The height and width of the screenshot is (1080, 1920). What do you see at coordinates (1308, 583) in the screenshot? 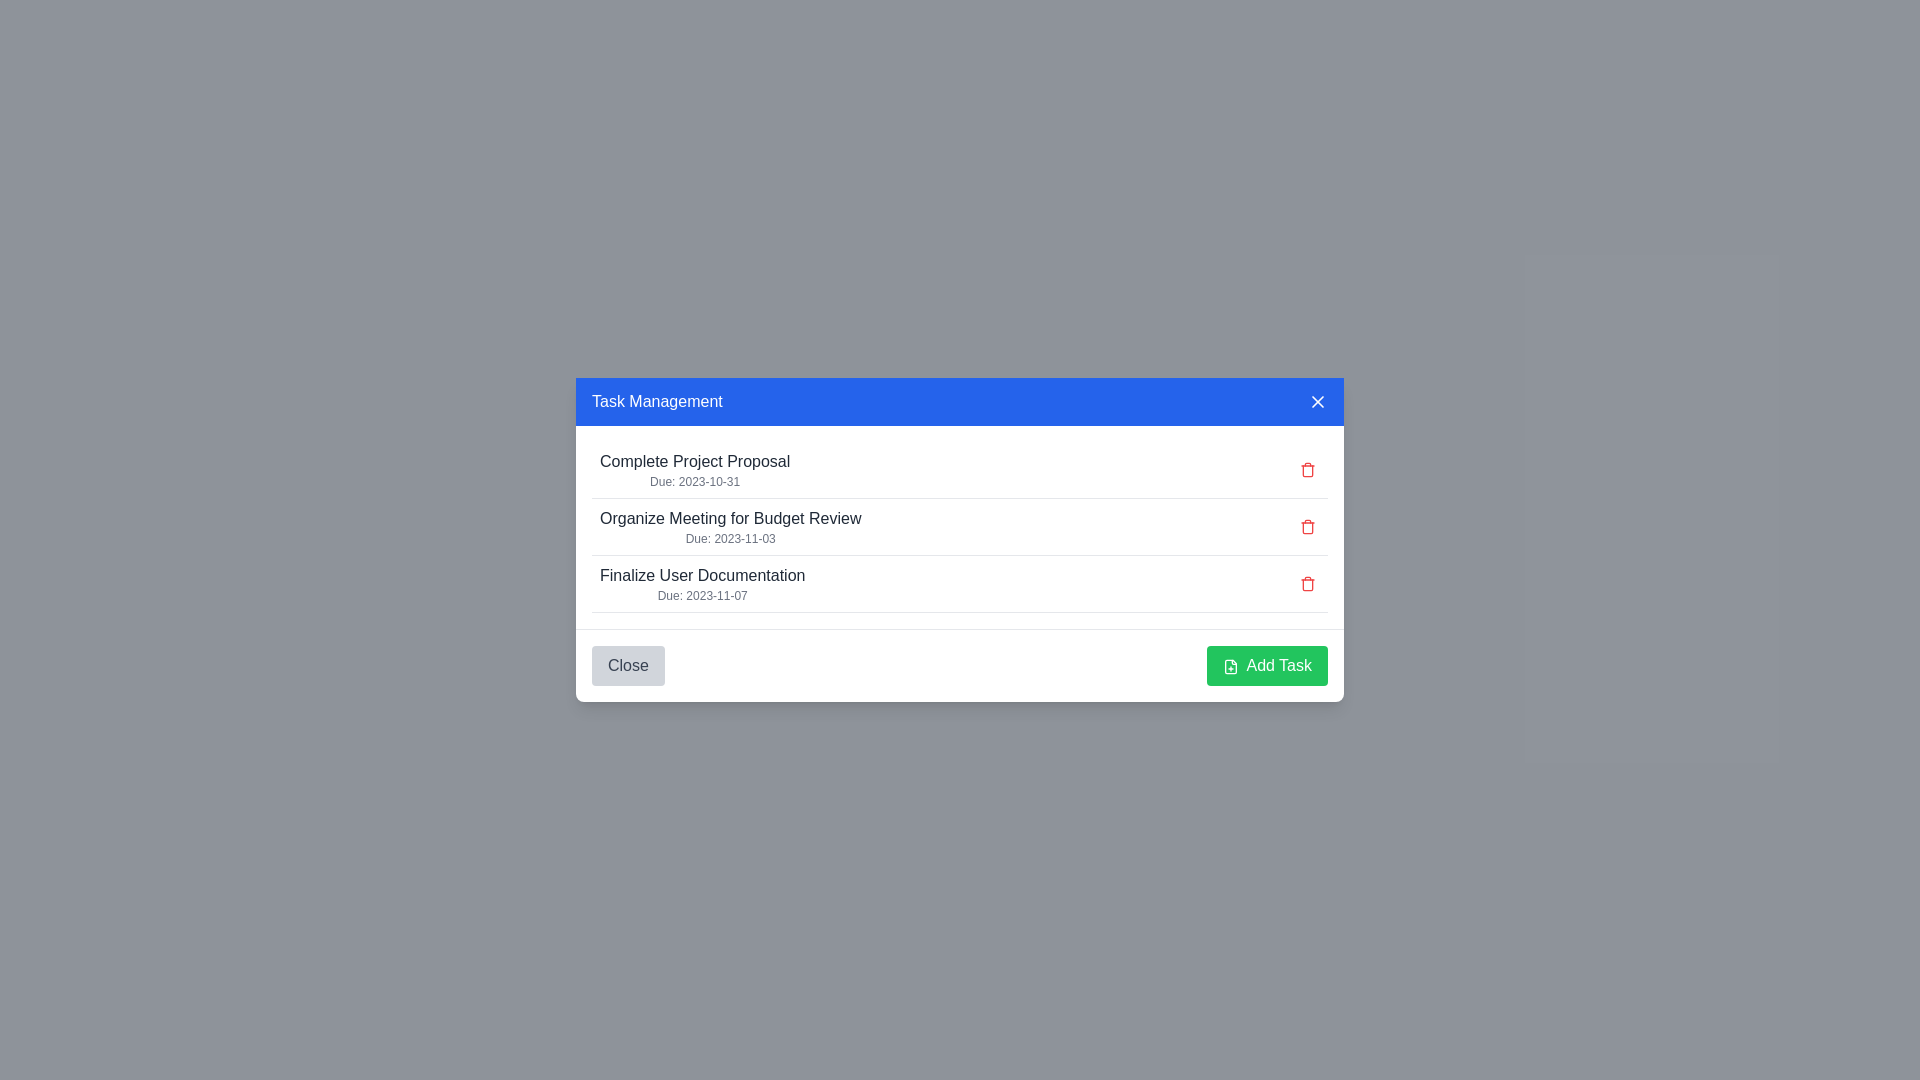
I see `the trash icon associated with the task titled 'Finalize User Documentation' to remove it` at bounding box center [1308, 583].